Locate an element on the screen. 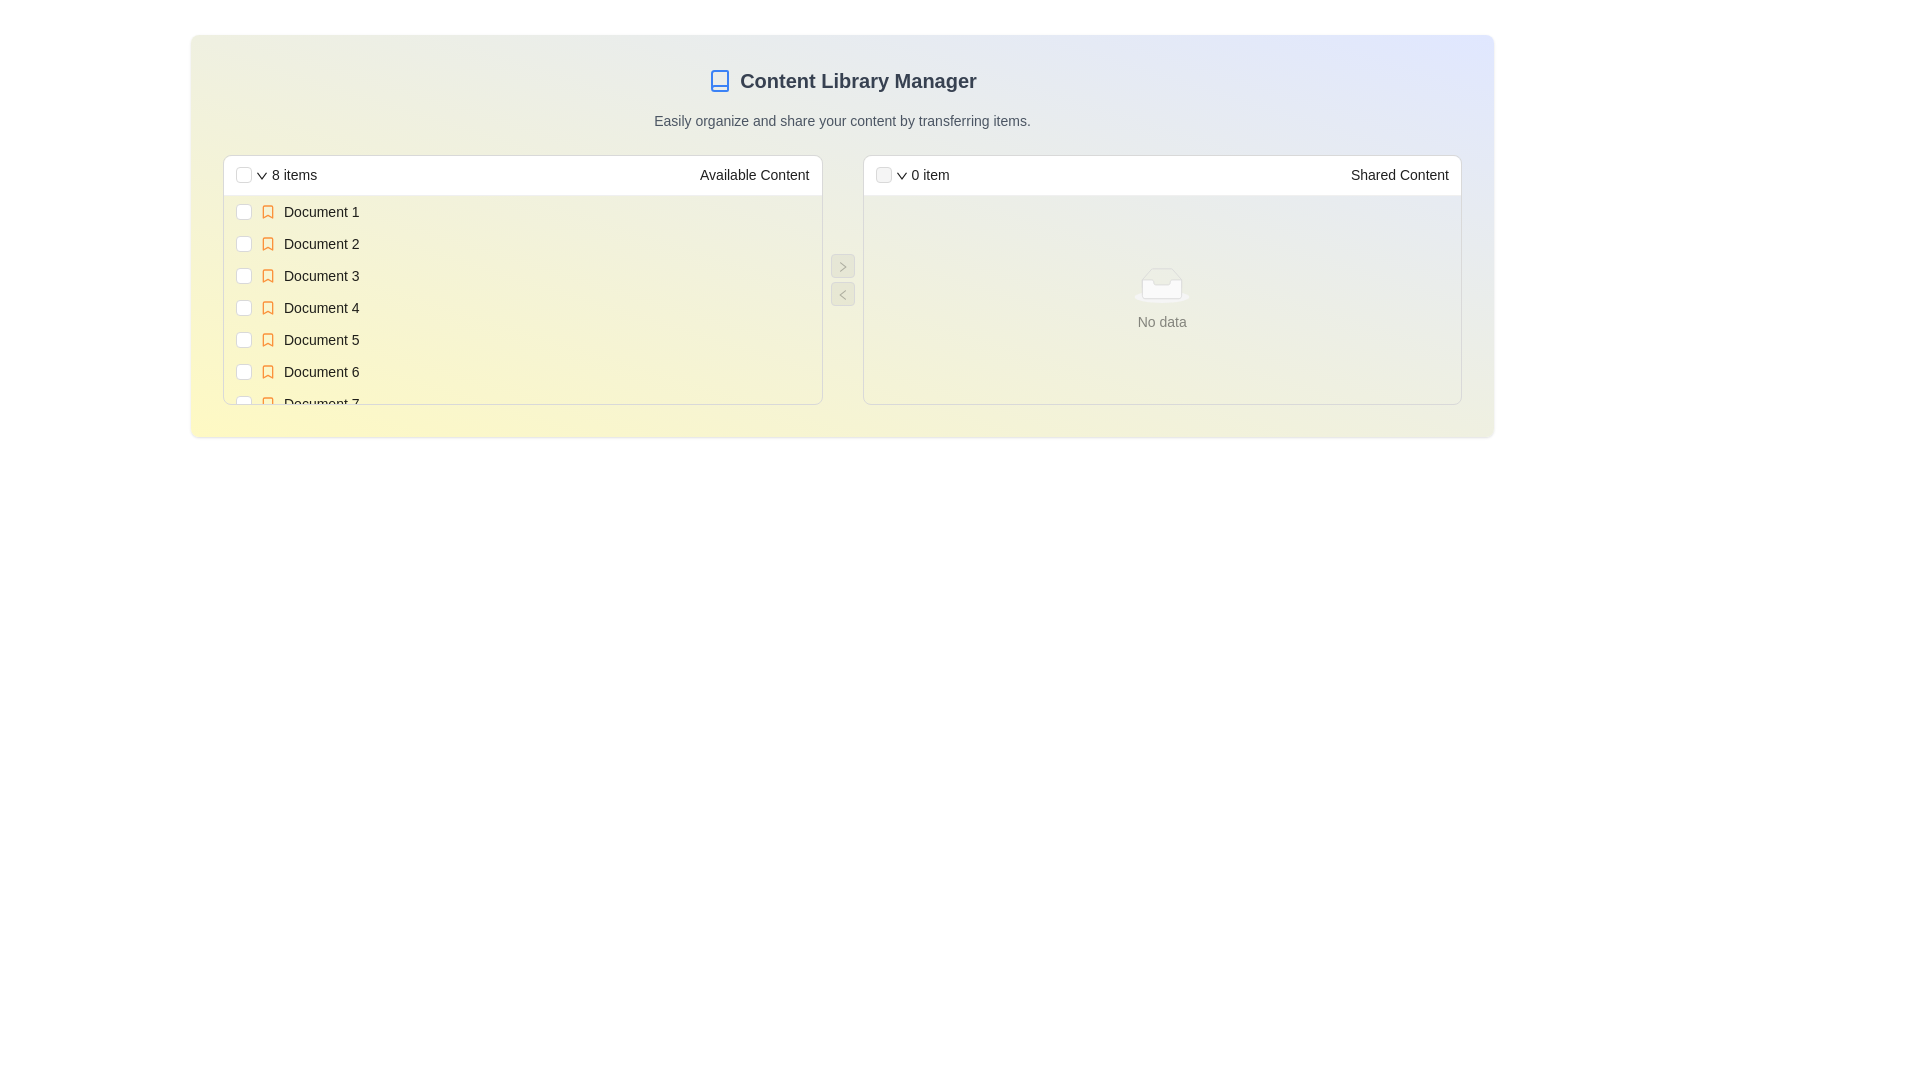 This screenshot has width=1920, height=1080. the text label displaying 'Document 5' in the 'Available Content' list is located at coordinates (321, 338).